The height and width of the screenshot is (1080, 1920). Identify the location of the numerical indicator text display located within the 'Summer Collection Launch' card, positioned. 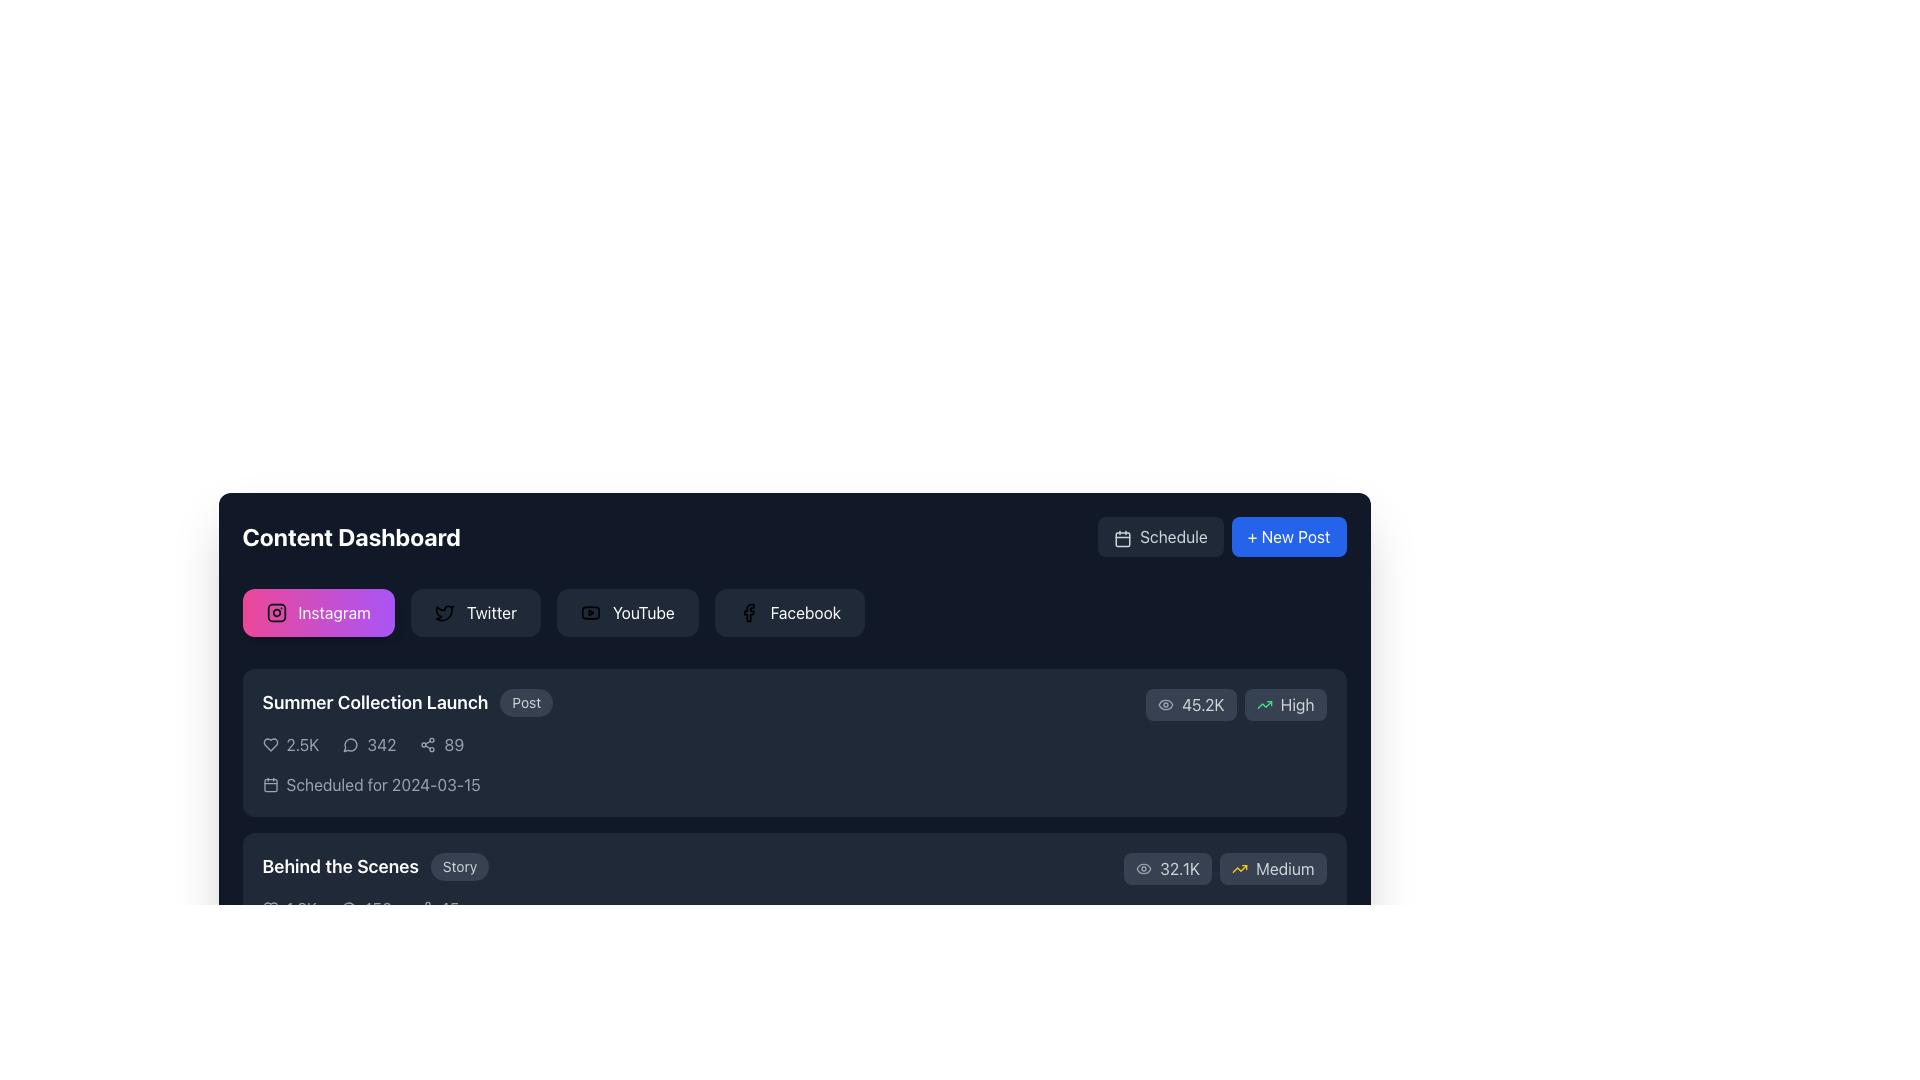
(453, 744).